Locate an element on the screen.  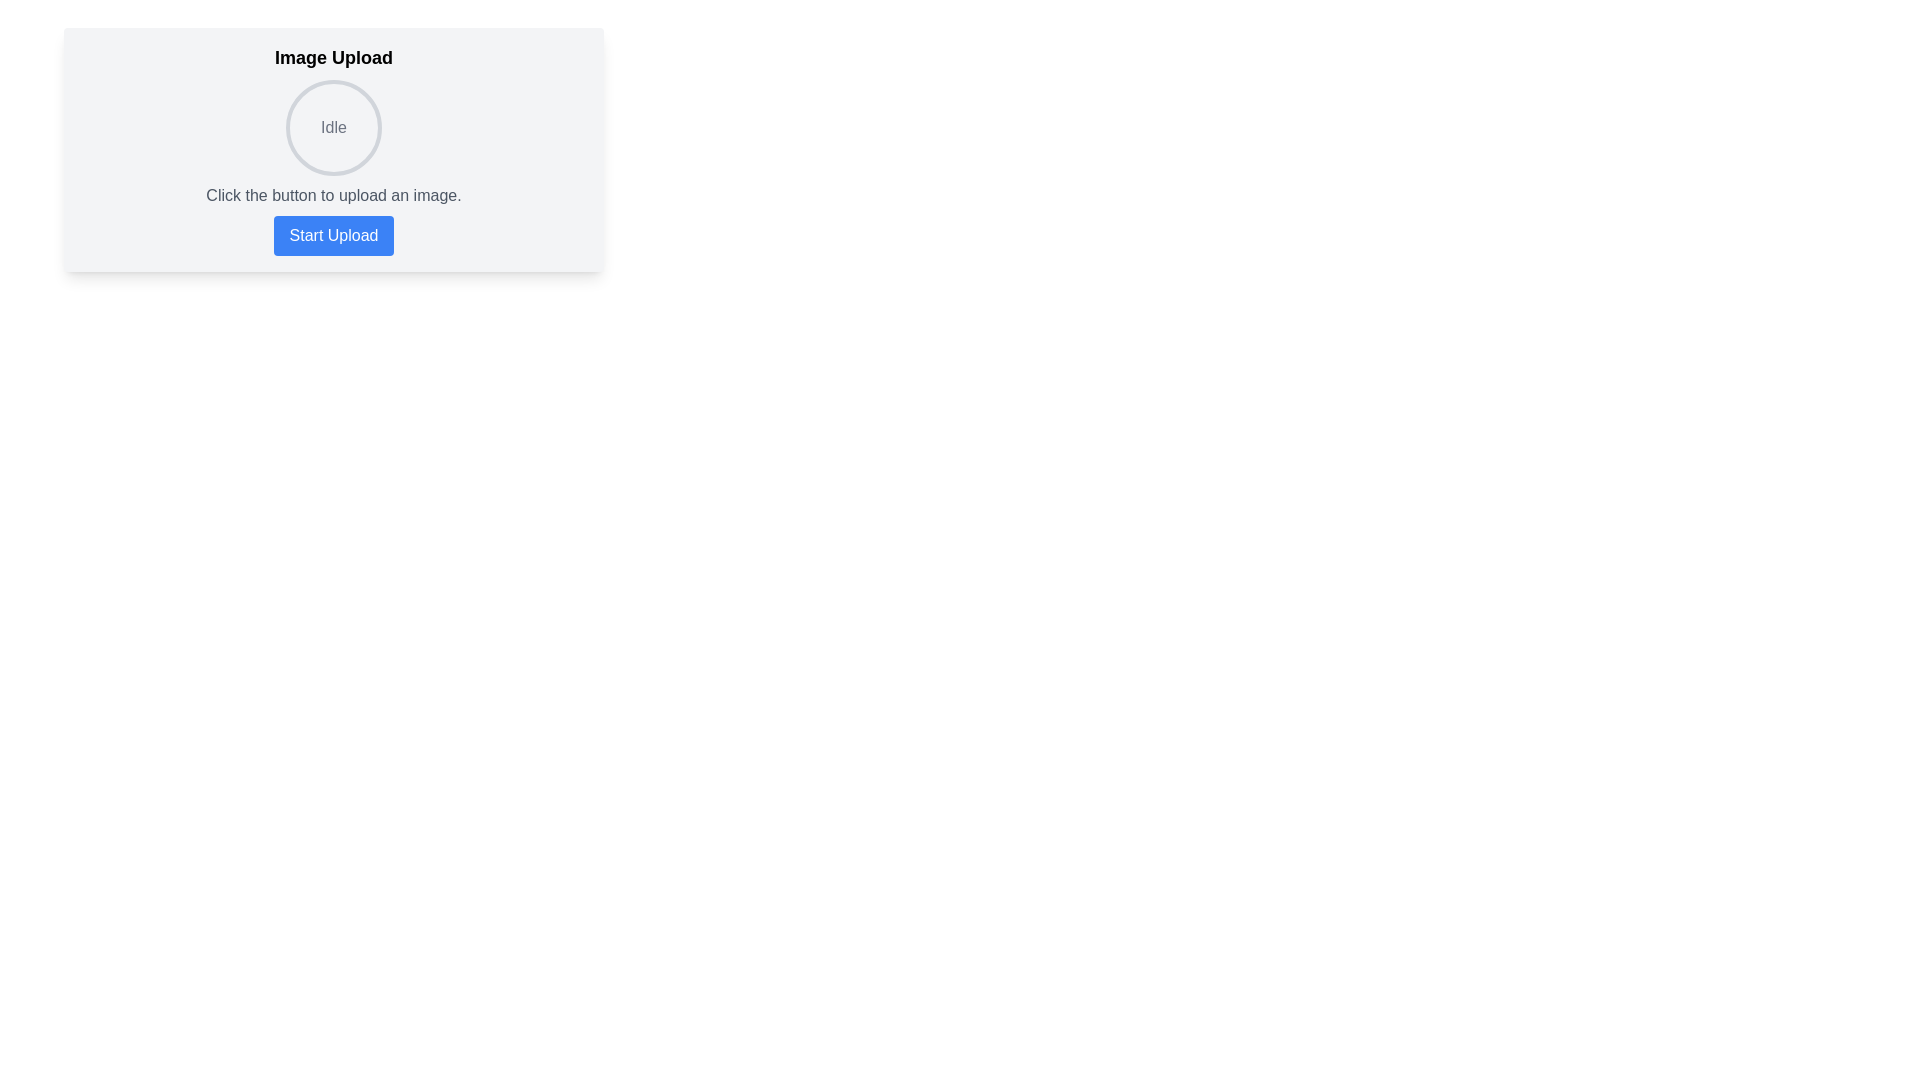
the text block that says 'Click the button to upload an image.' which is styled in medium gray and positioned between a circular area labeled 'Idle' and a blue button labeled 'Start Upload' is located at coordinates (334, 196).